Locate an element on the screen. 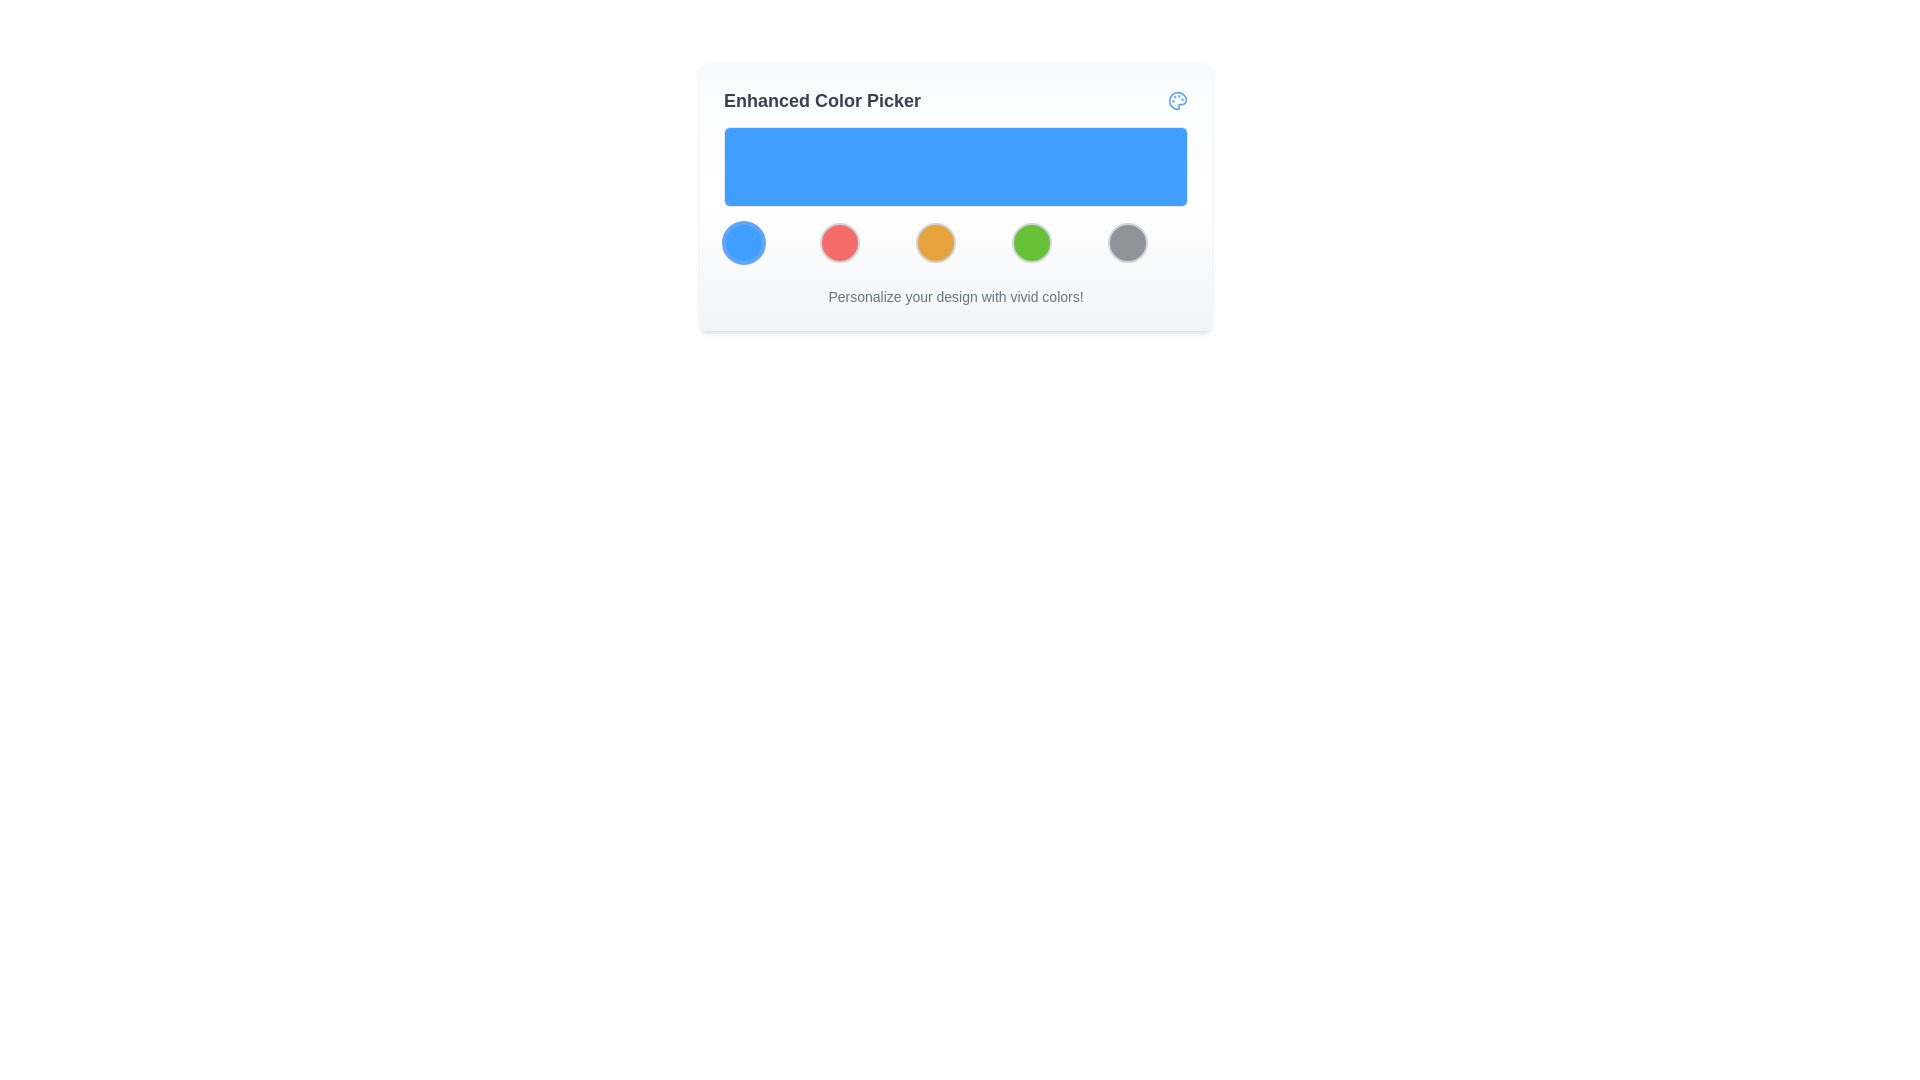 Image resolution: width=1920 pixels, height=1080 pixels. the third circular button with an orange color is located at coordinates (935, 242).